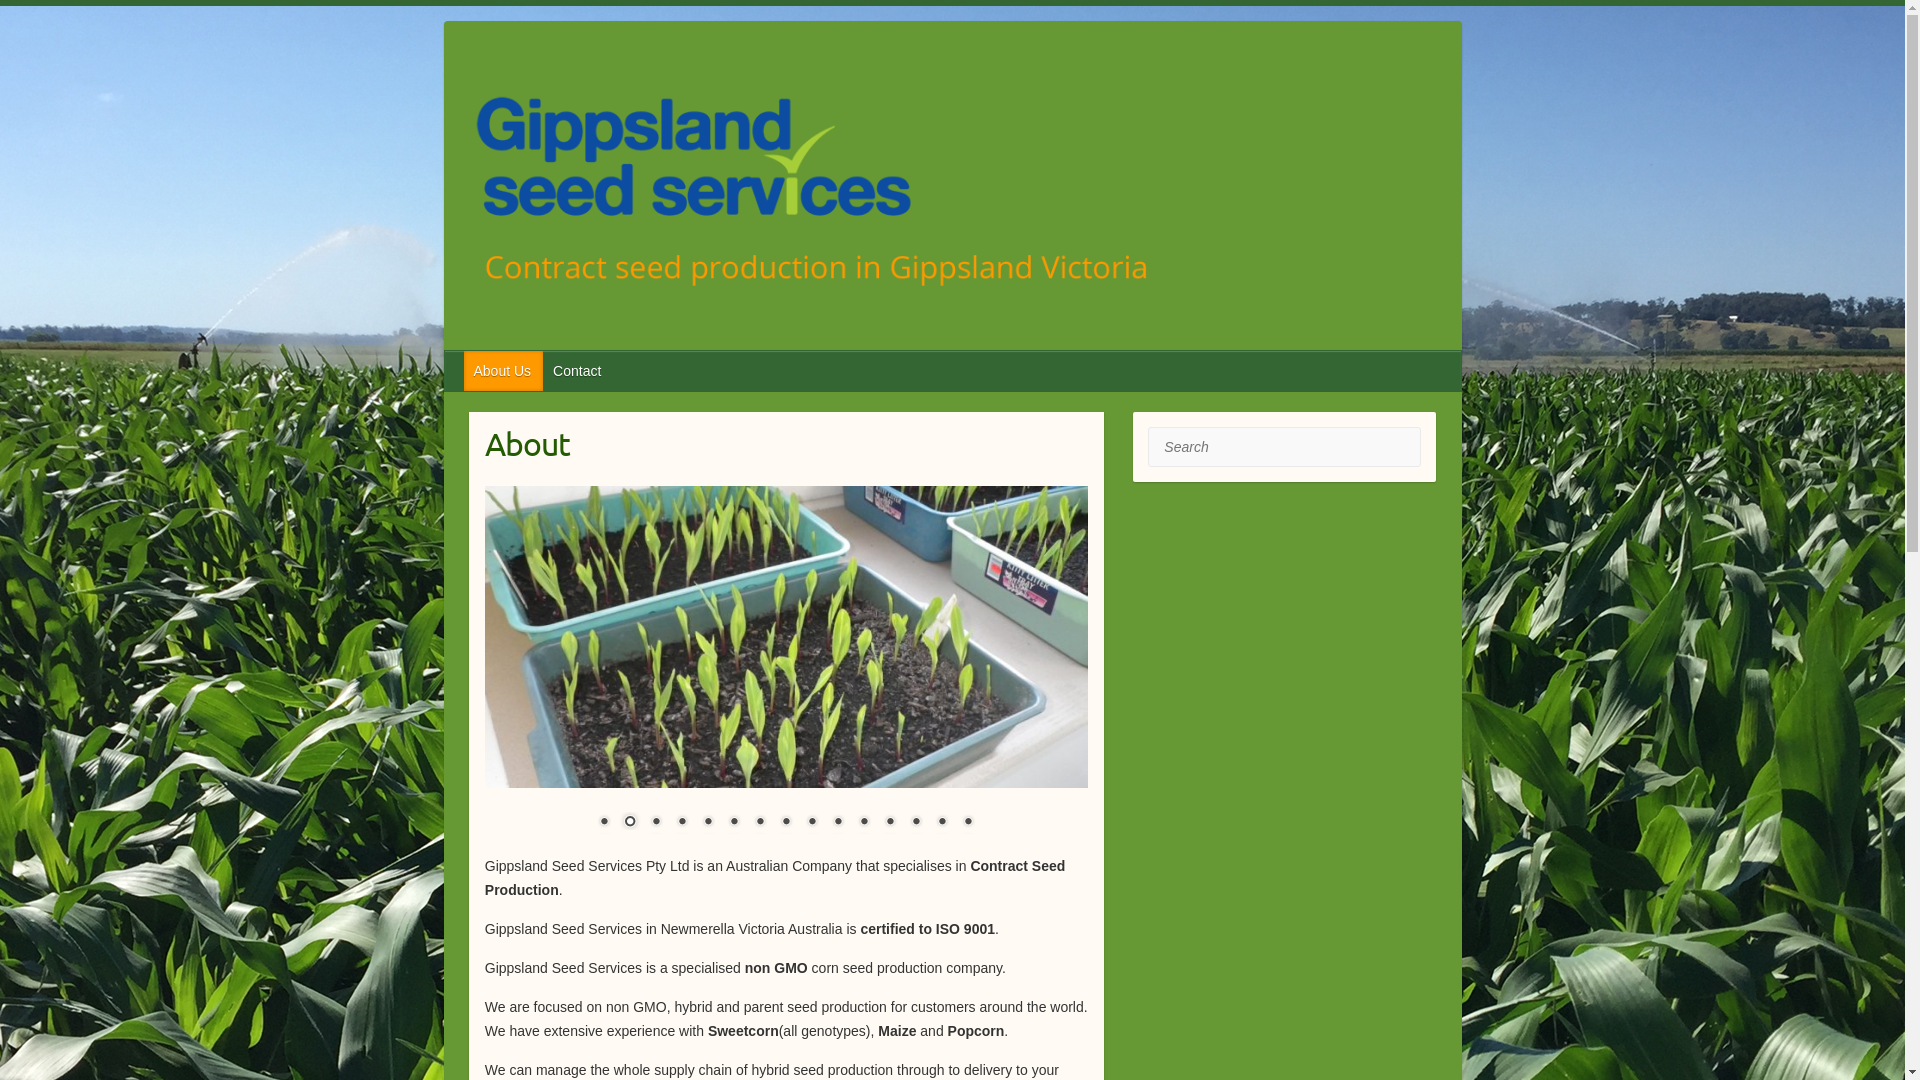  Describe the element at coordinates (785, 822) in the screenshot. I see `'8'` at that location.